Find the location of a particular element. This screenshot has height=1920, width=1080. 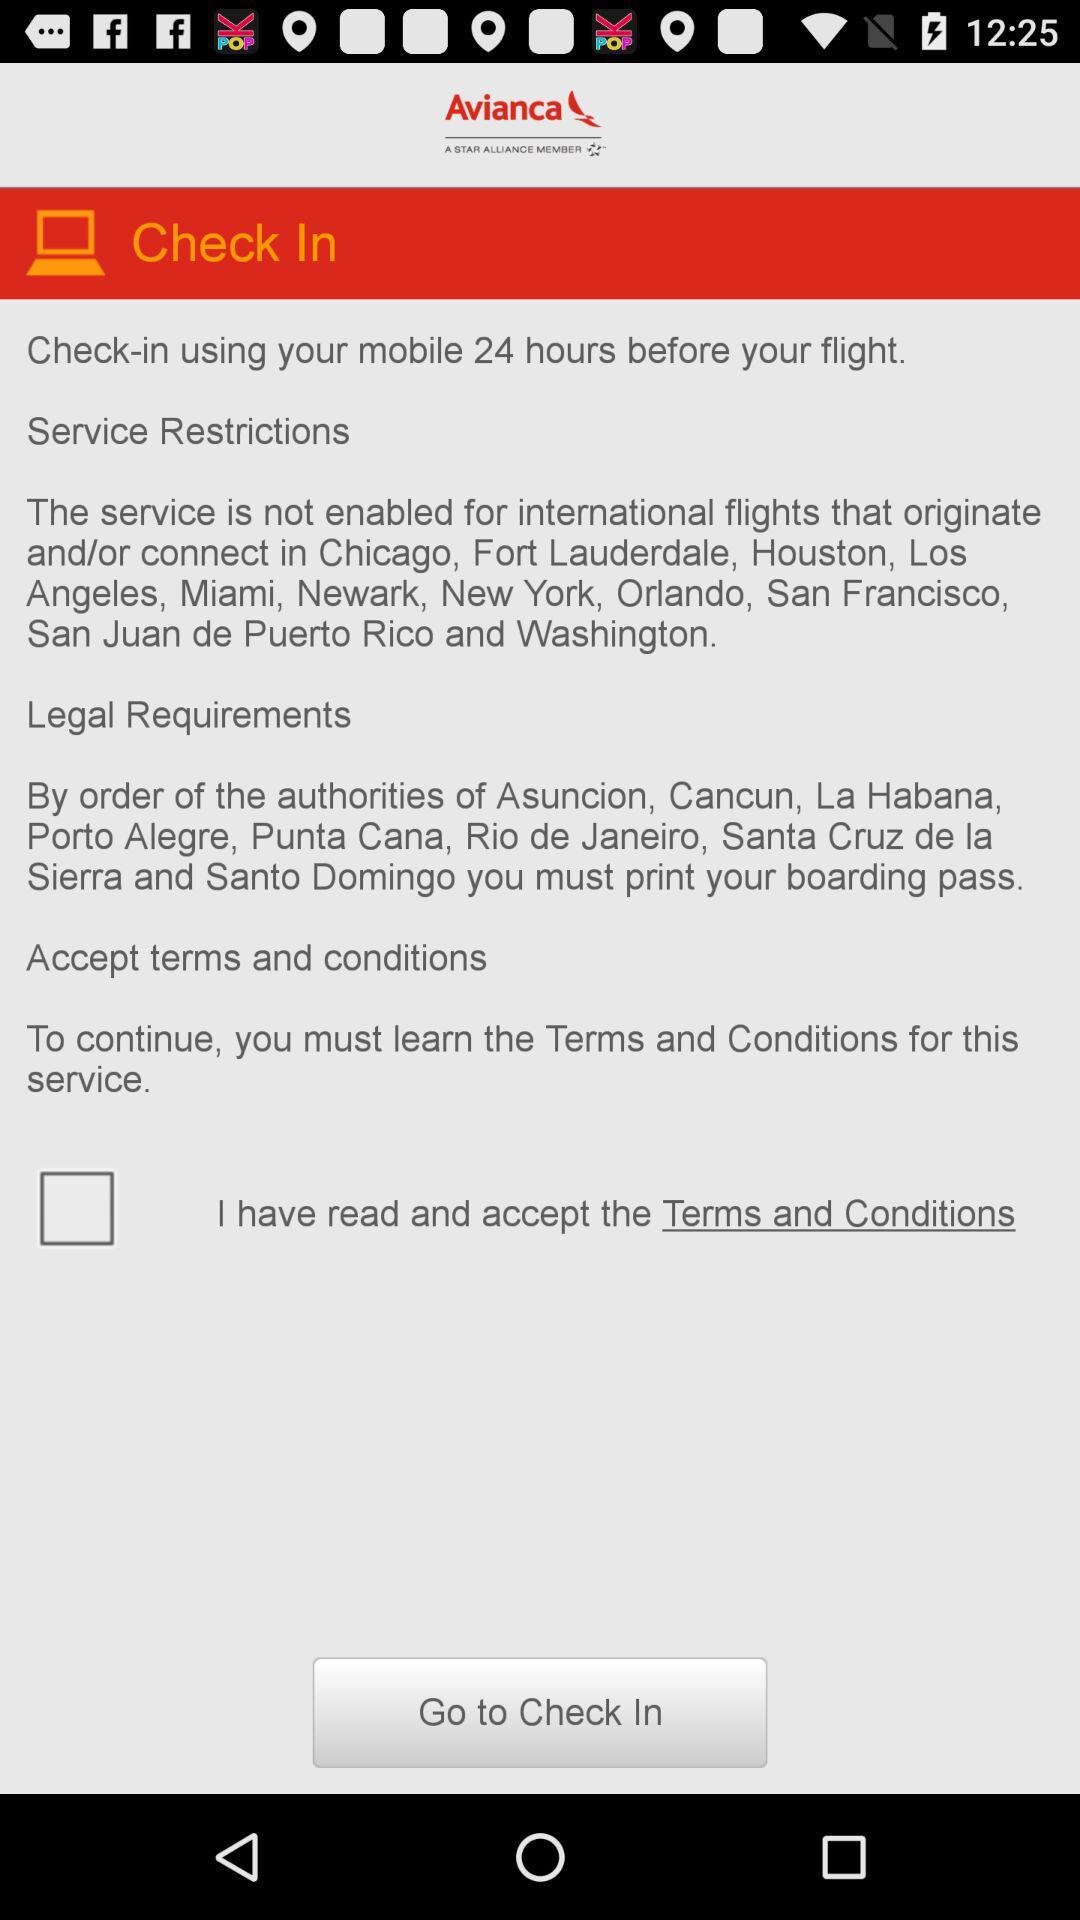

the icon below check in using icon is located at coordinates (108, 1205).